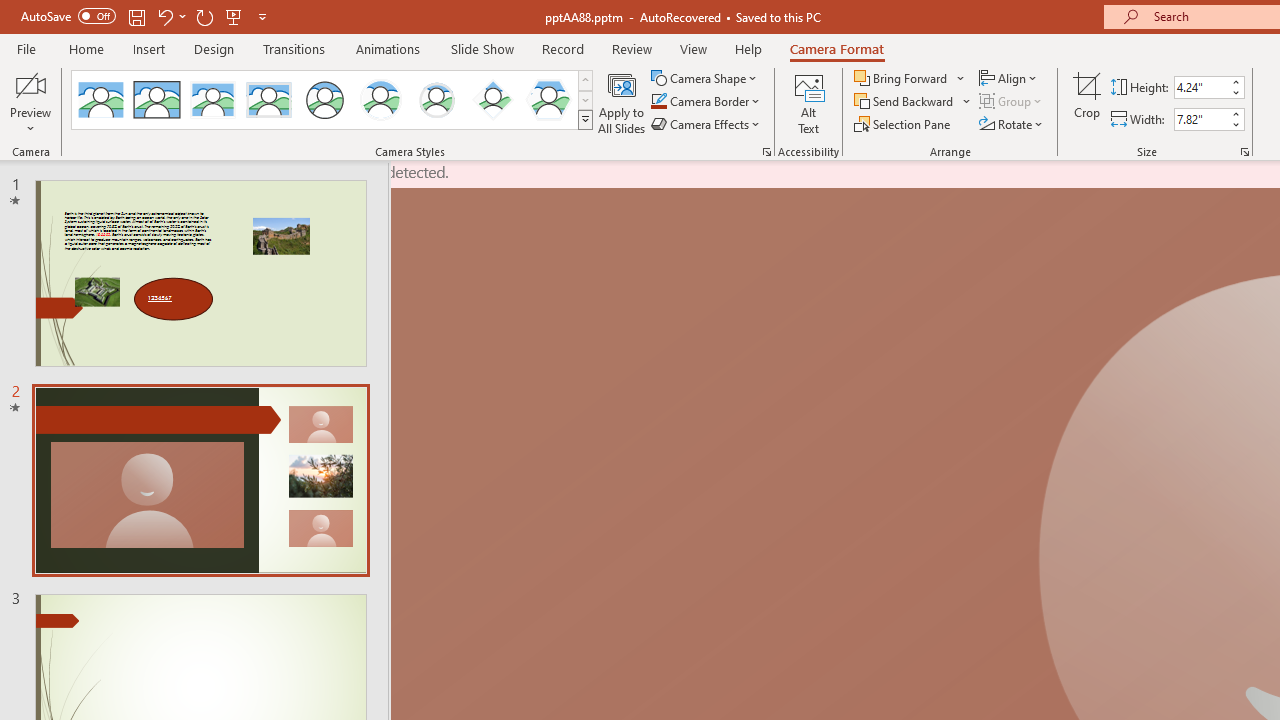 This screenshot has width=1280, height=720. I want to click on 'Align', so click(1009, 77).